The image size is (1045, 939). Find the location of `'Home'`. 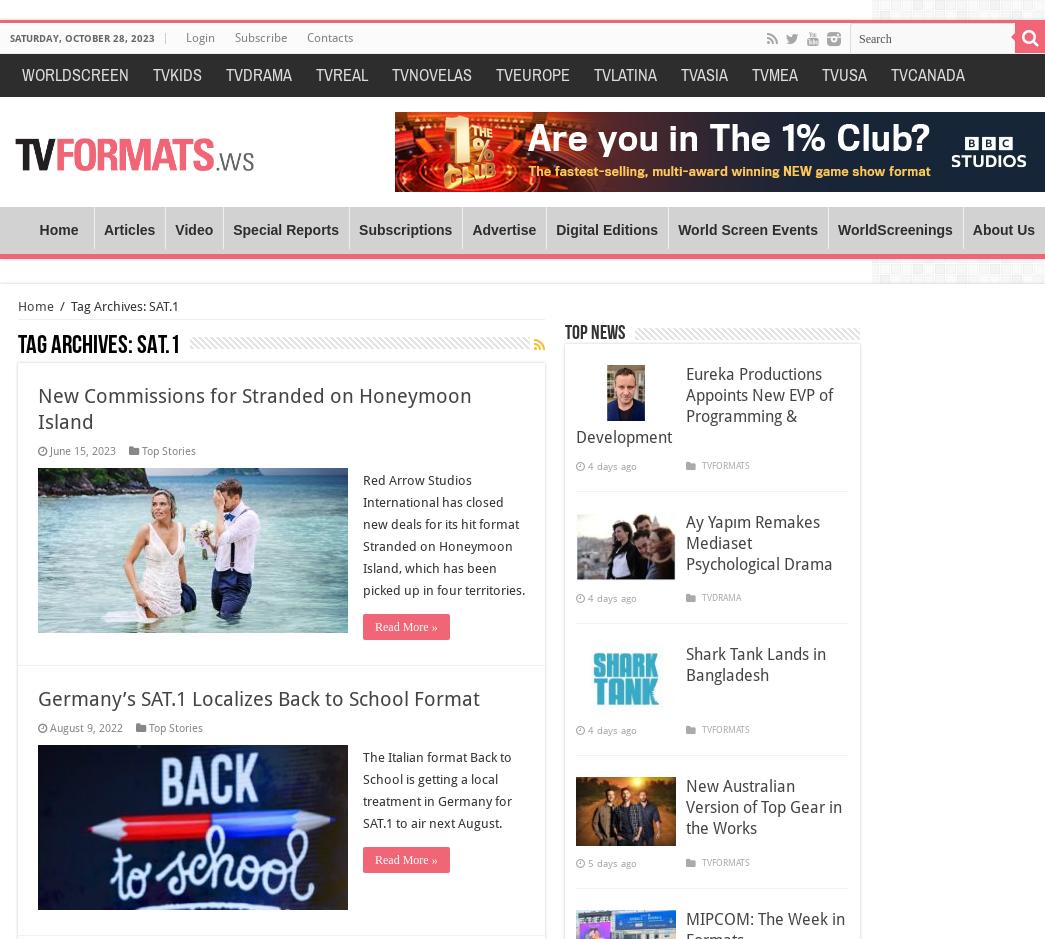

'Home' is located at coordinates (34, 306).